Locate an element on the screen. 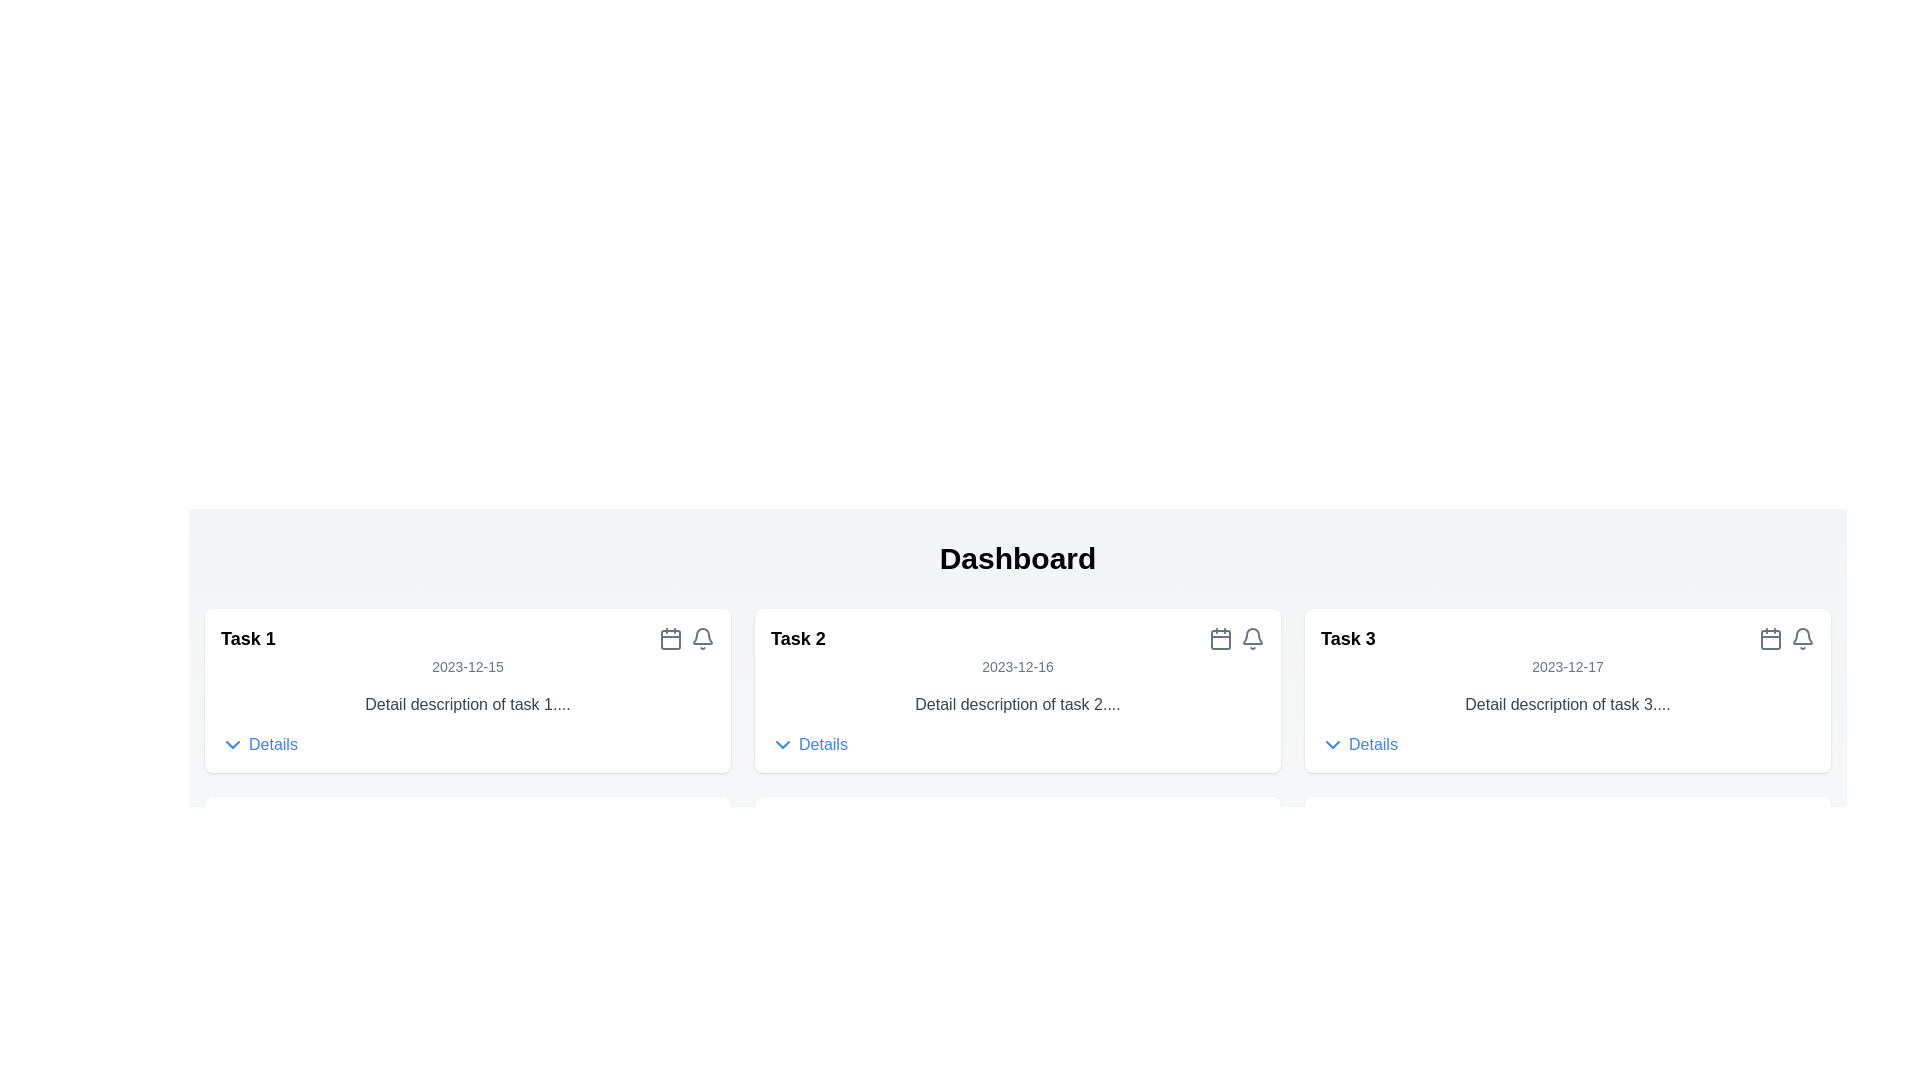  the calendar icon located in the UI section for 'Task 2' is located at coordinates (1219, 639).